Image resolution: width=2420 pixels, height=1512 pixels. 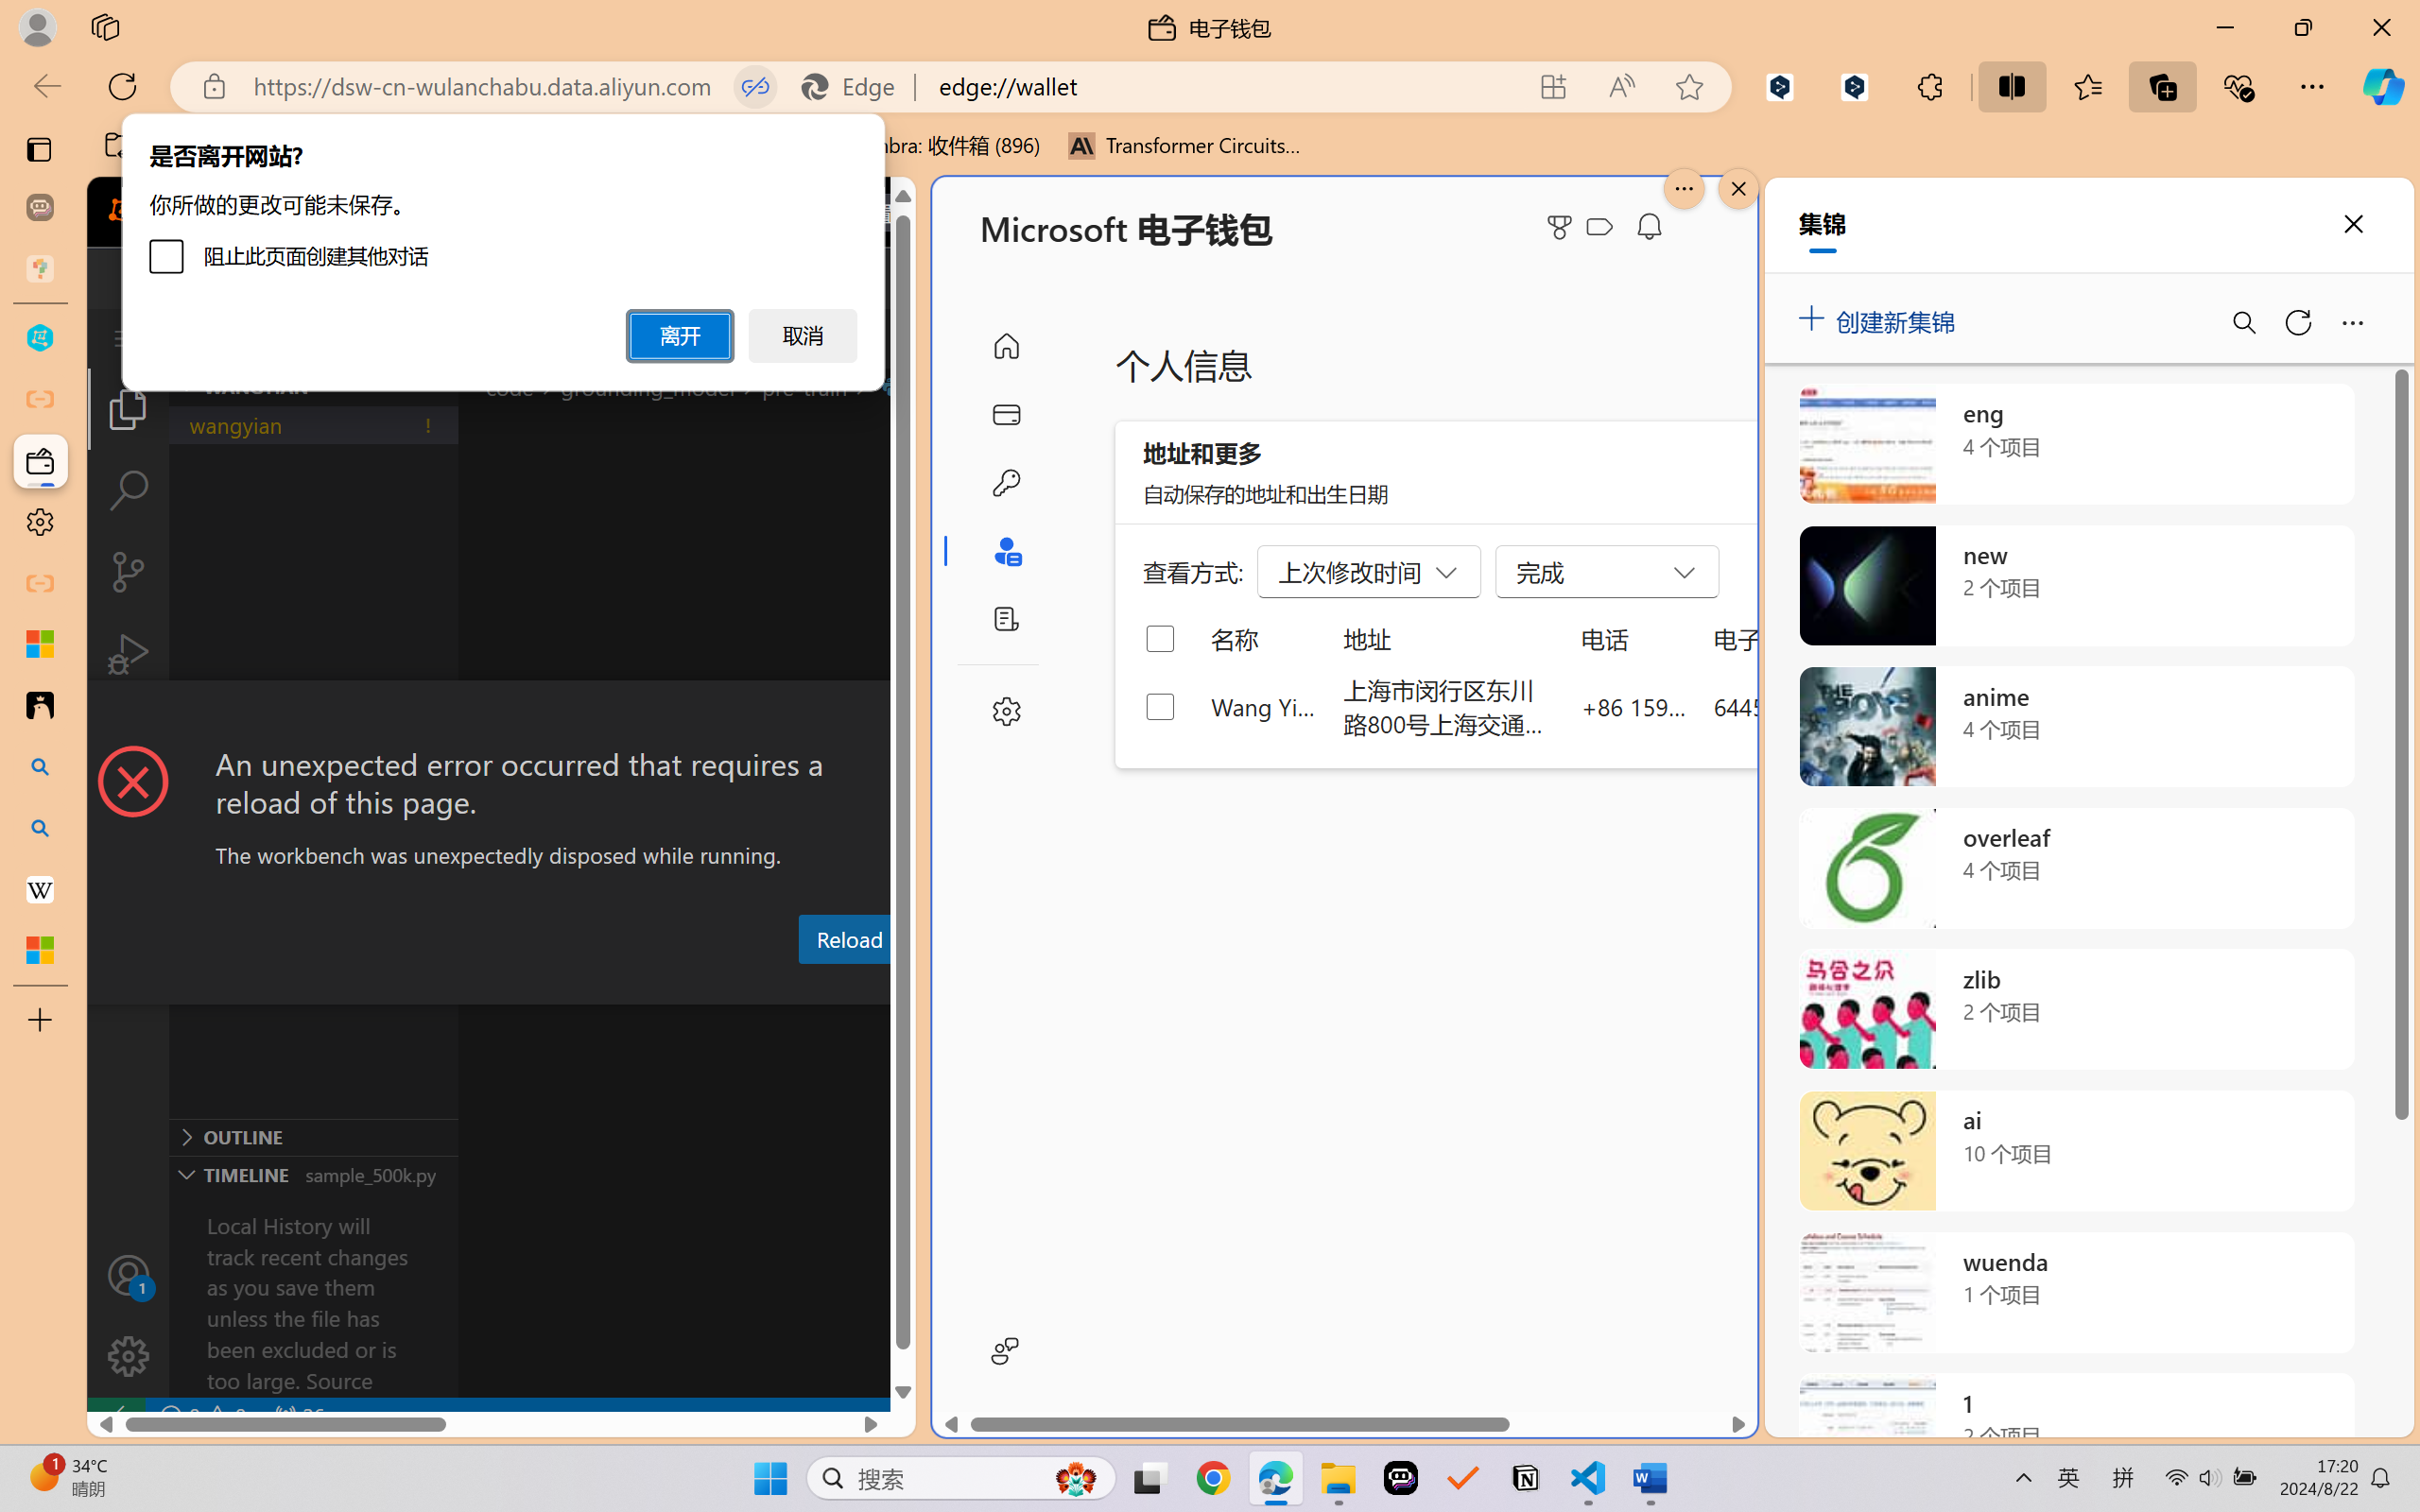 I want to click on 'Run and Debug (Ctrl+Shift+D)', so click(x=127, y=653).